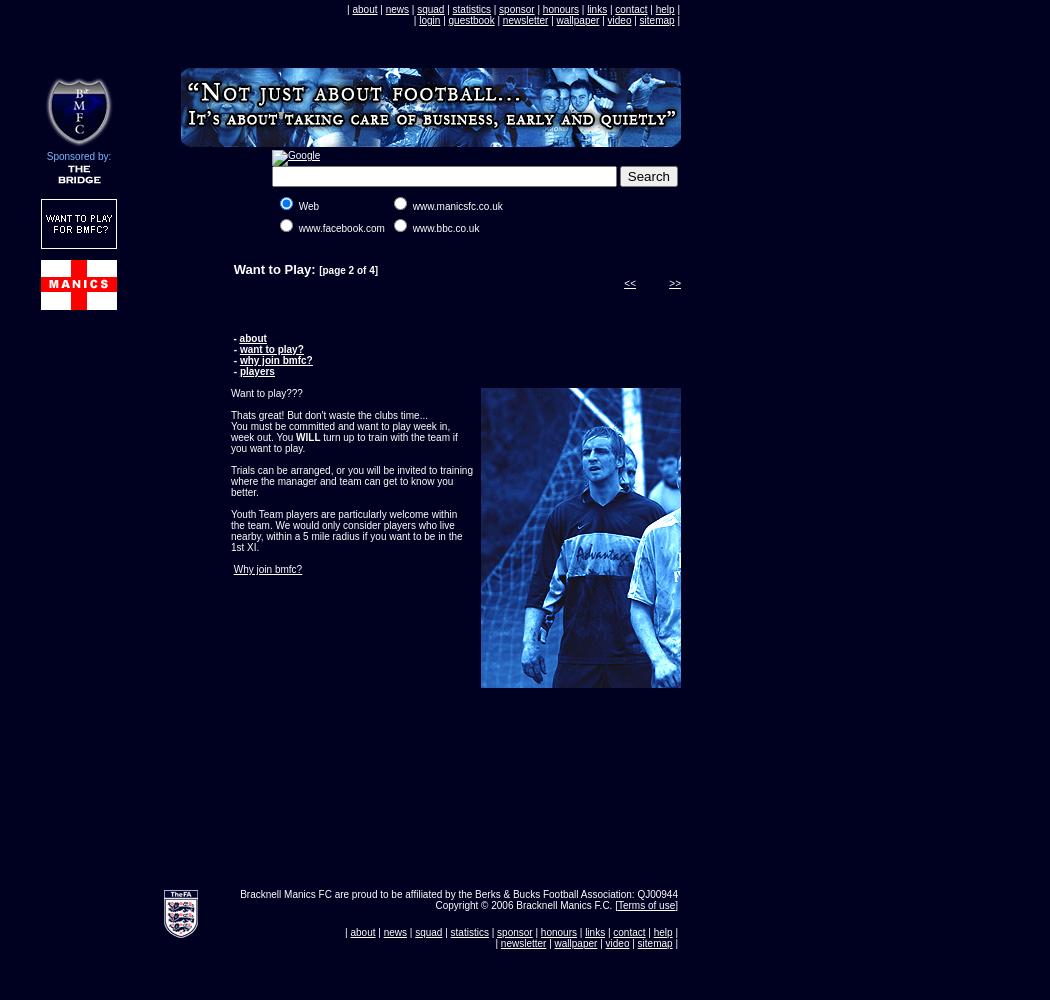 This screenshot has width=1050, height=1000. What do you see at coordinates (296, 205) in the screenshot?
I see `'Web'` at bounding box center [296, 205].